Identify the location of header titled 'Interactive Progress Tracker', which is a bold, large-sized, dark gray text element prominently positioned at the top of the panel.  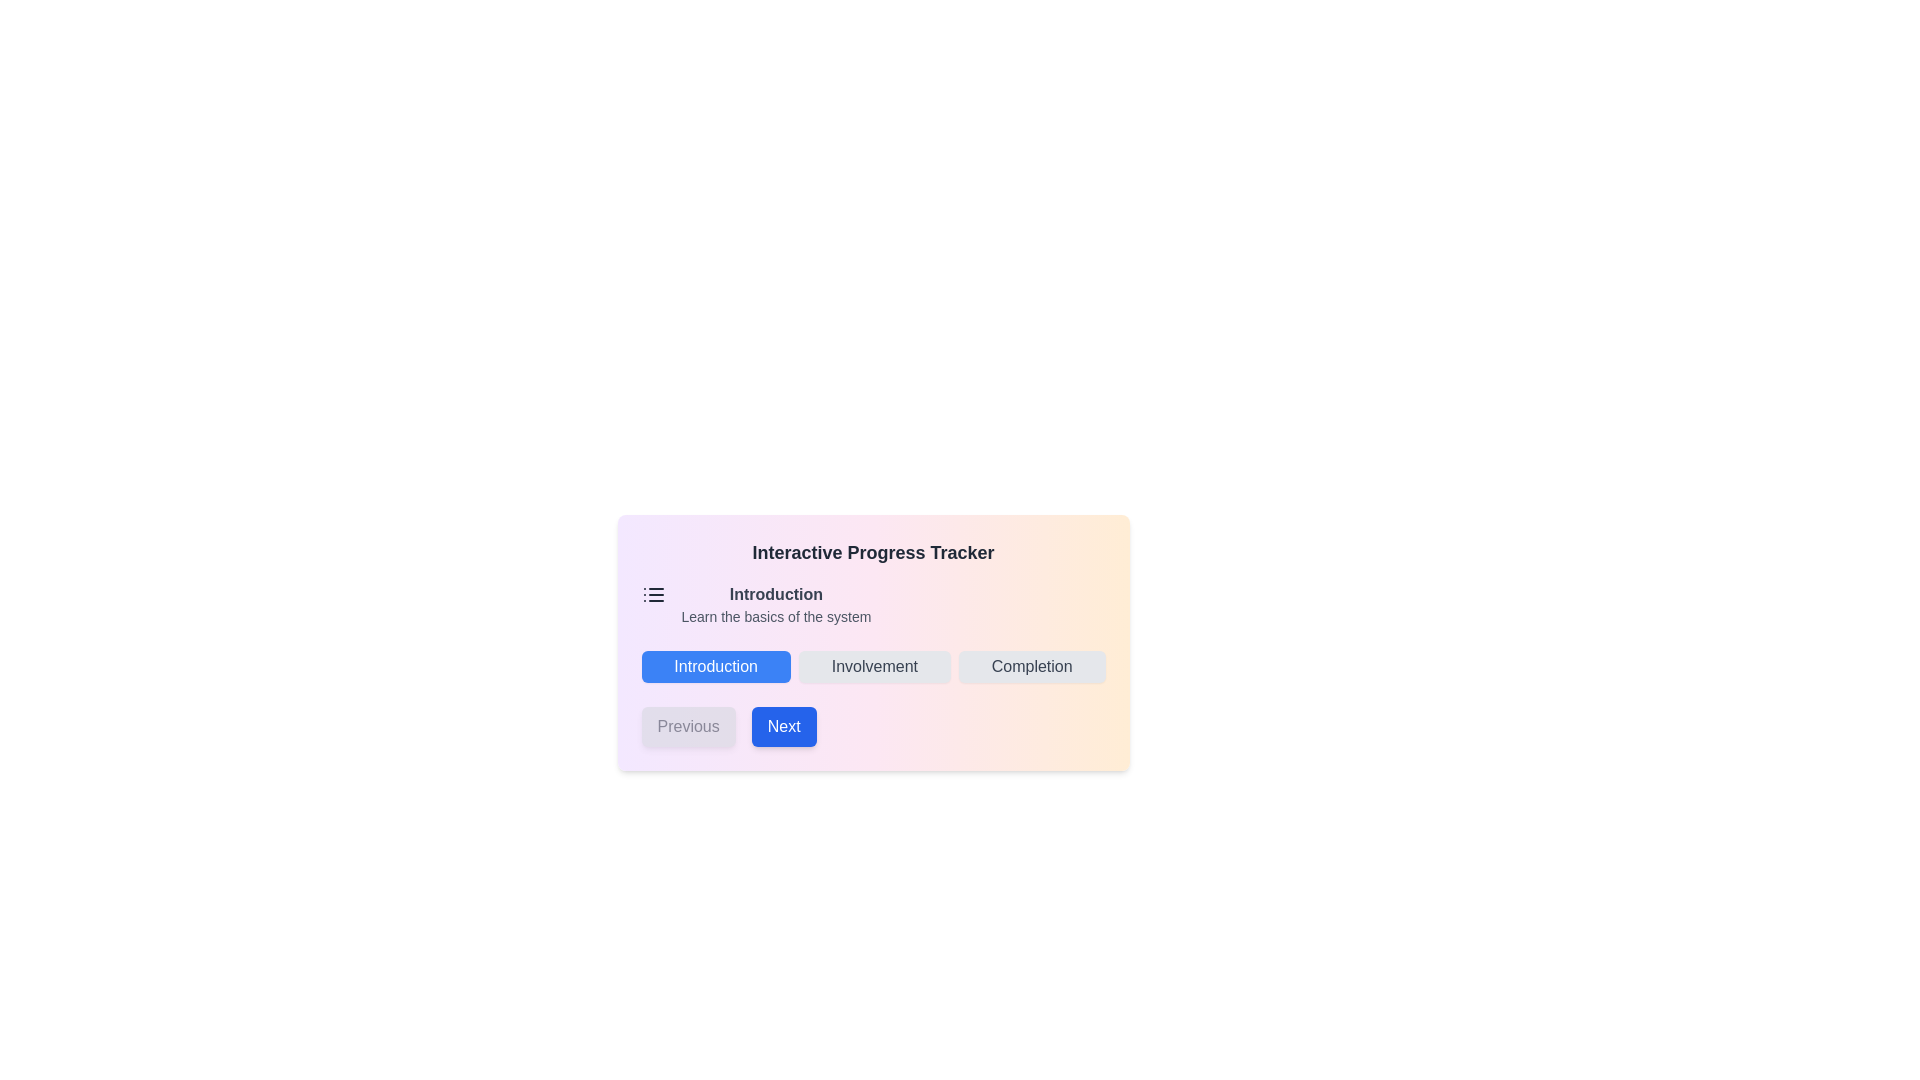
(873, 552).